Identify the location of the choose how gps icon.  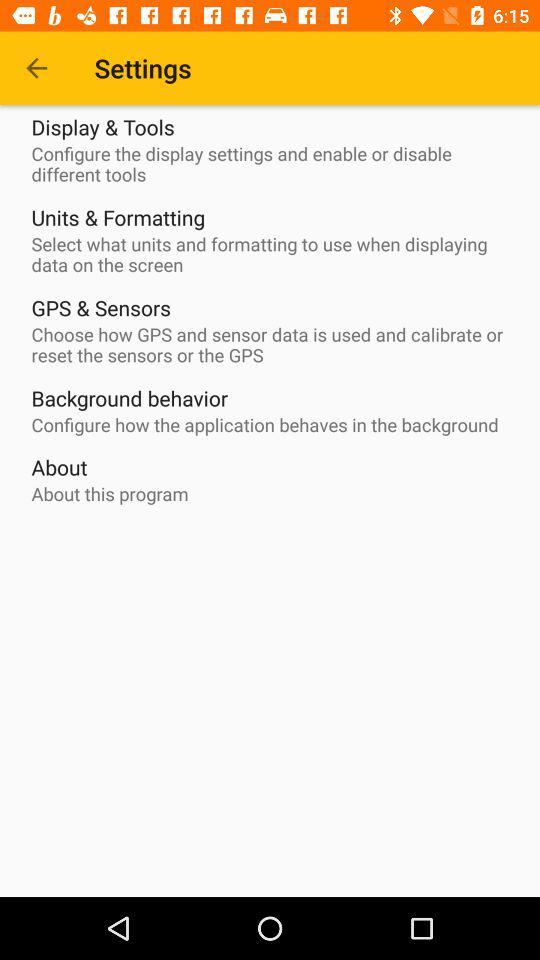
(274, 345).